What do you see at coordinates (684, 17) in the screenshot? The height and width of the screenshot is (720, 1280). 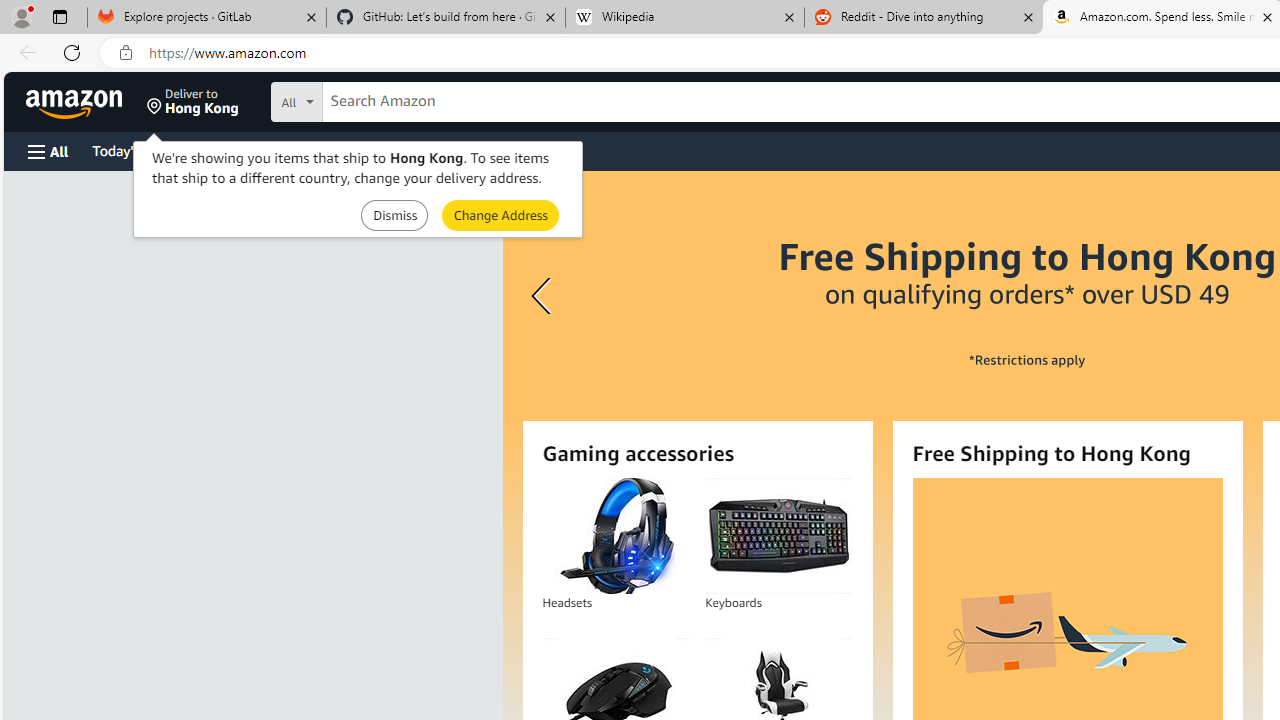 I see `'Wikipedia'` at bounding box center [684, 17].